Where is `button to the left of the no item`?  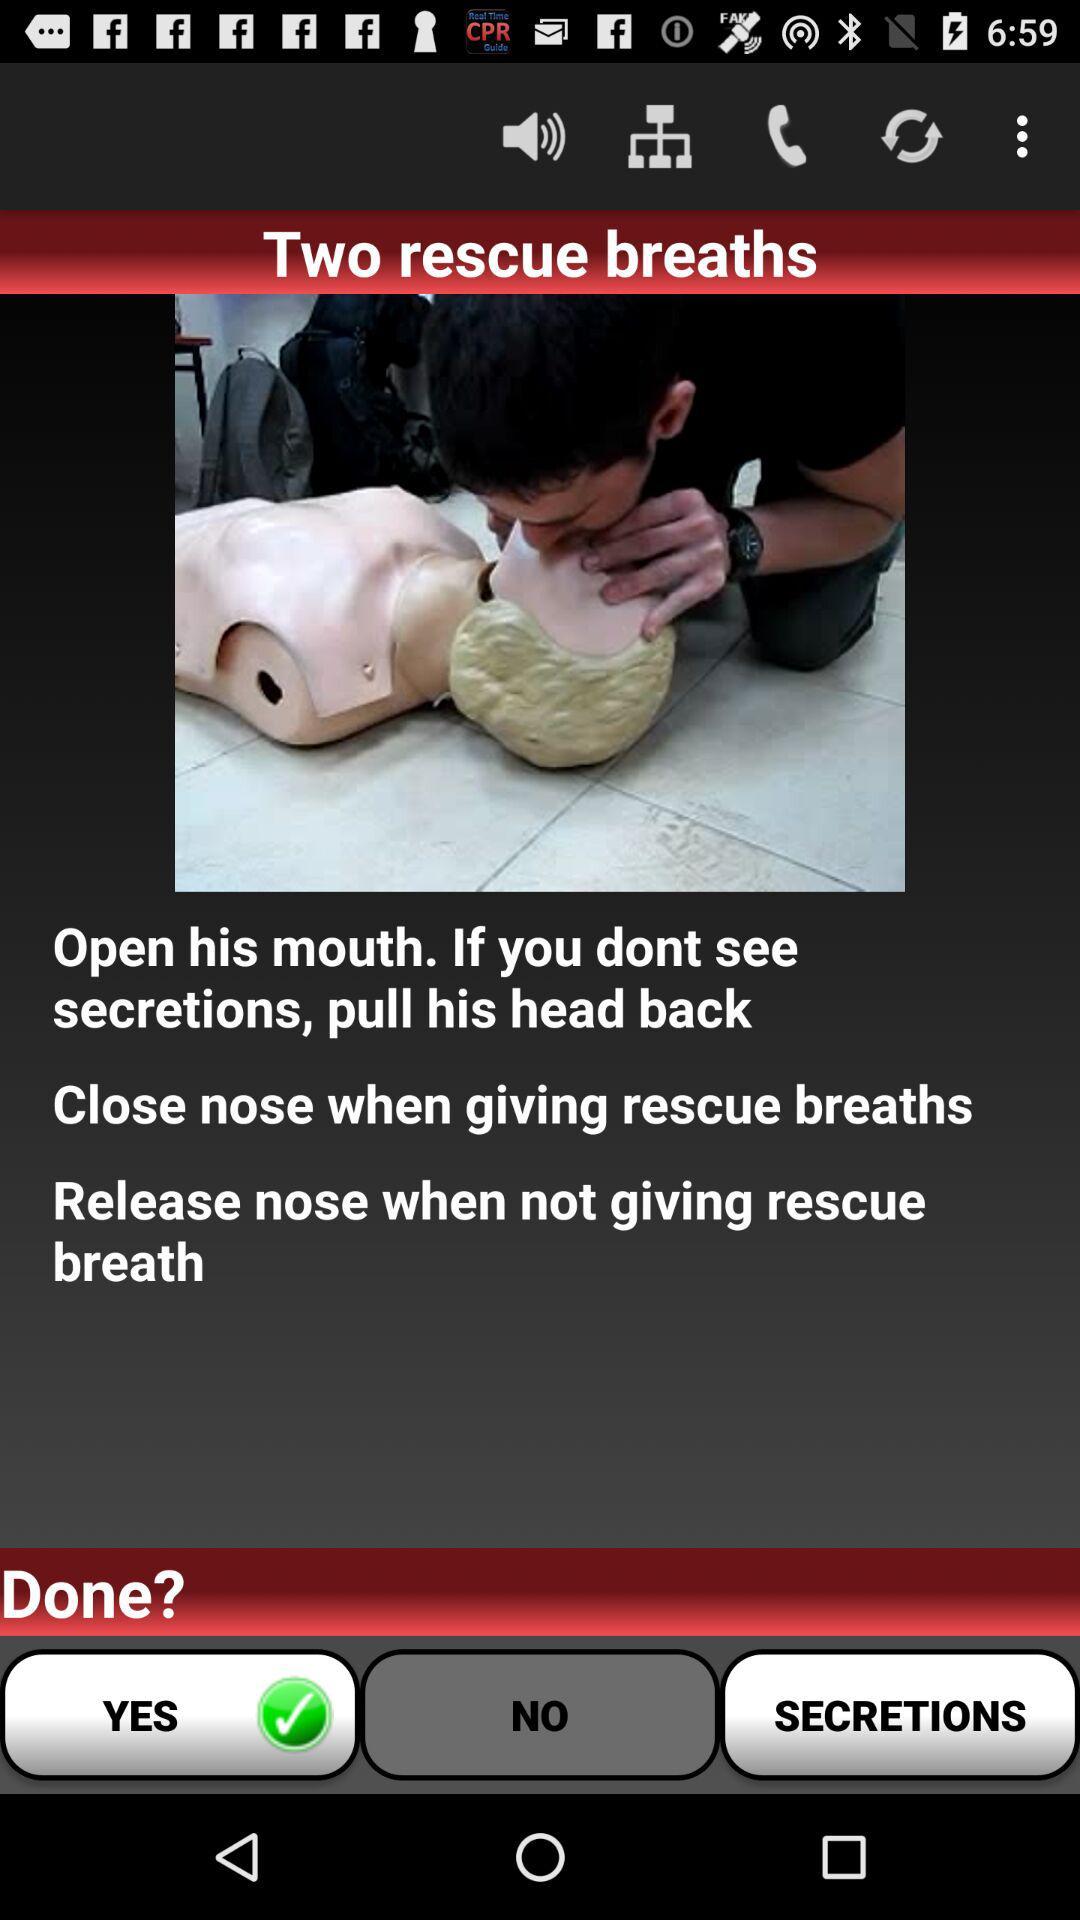
button to the left of the no item is located at coordinates (180, 1713).